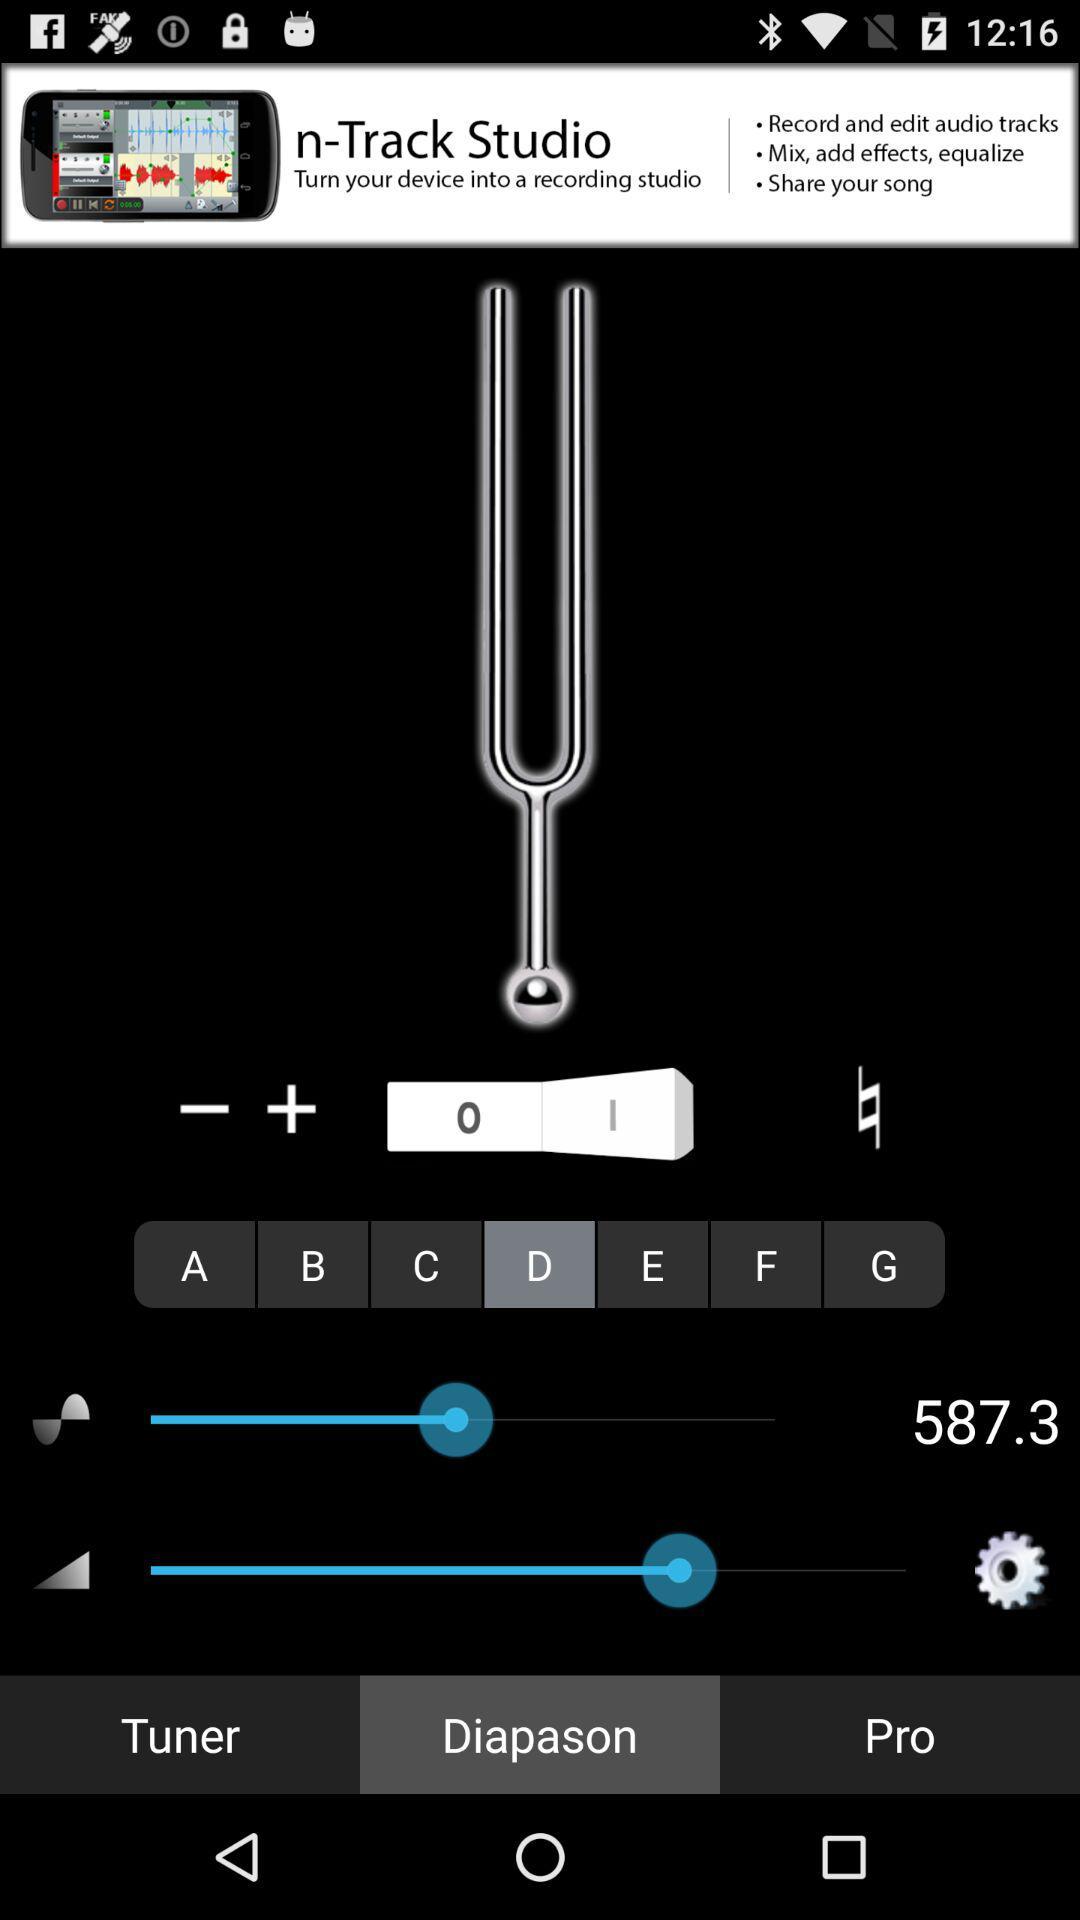  What do you see at coordinates (540, 1115) in the screenshot?
I see `activate tuner` at bounding box center [540, 1115].